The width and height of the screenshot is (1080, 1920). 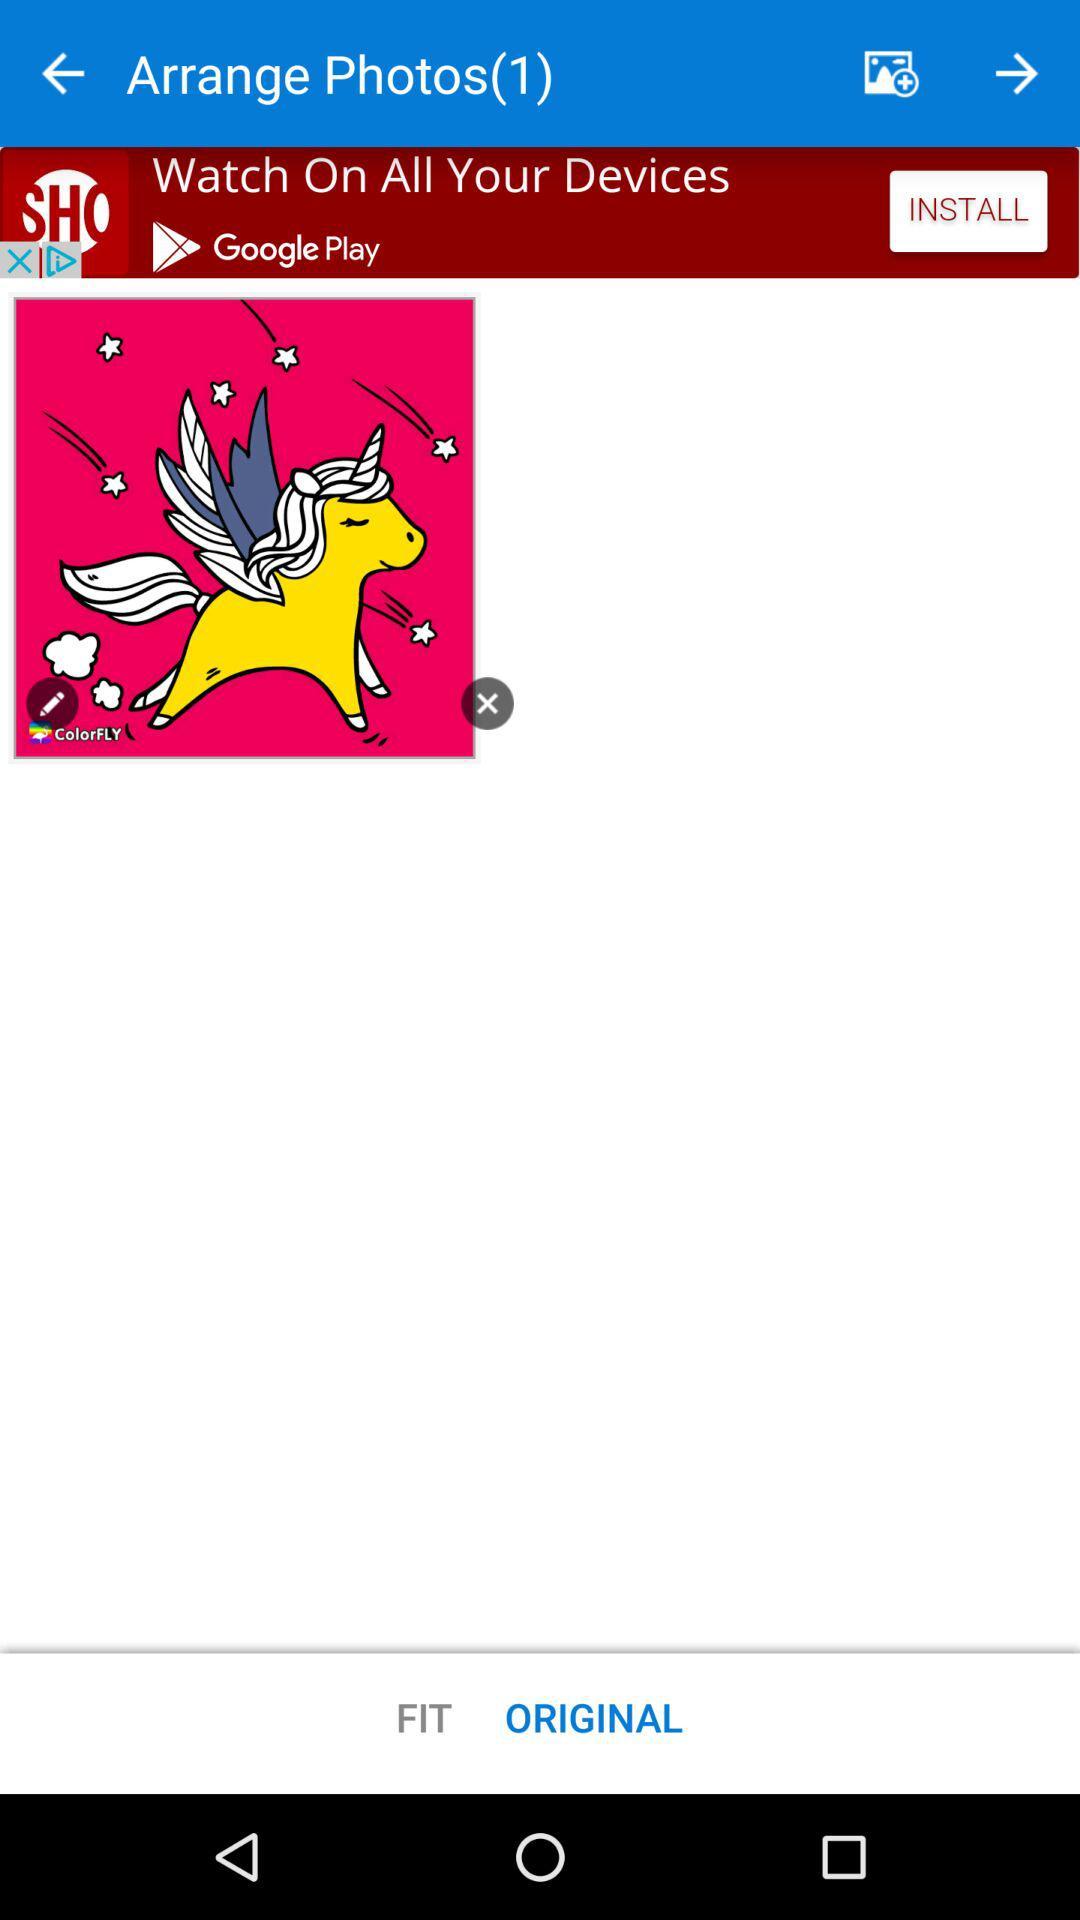 What do you see at coordinates (540, 212) in the screenshot?
I see `install app` at bounding box center [540, 212].